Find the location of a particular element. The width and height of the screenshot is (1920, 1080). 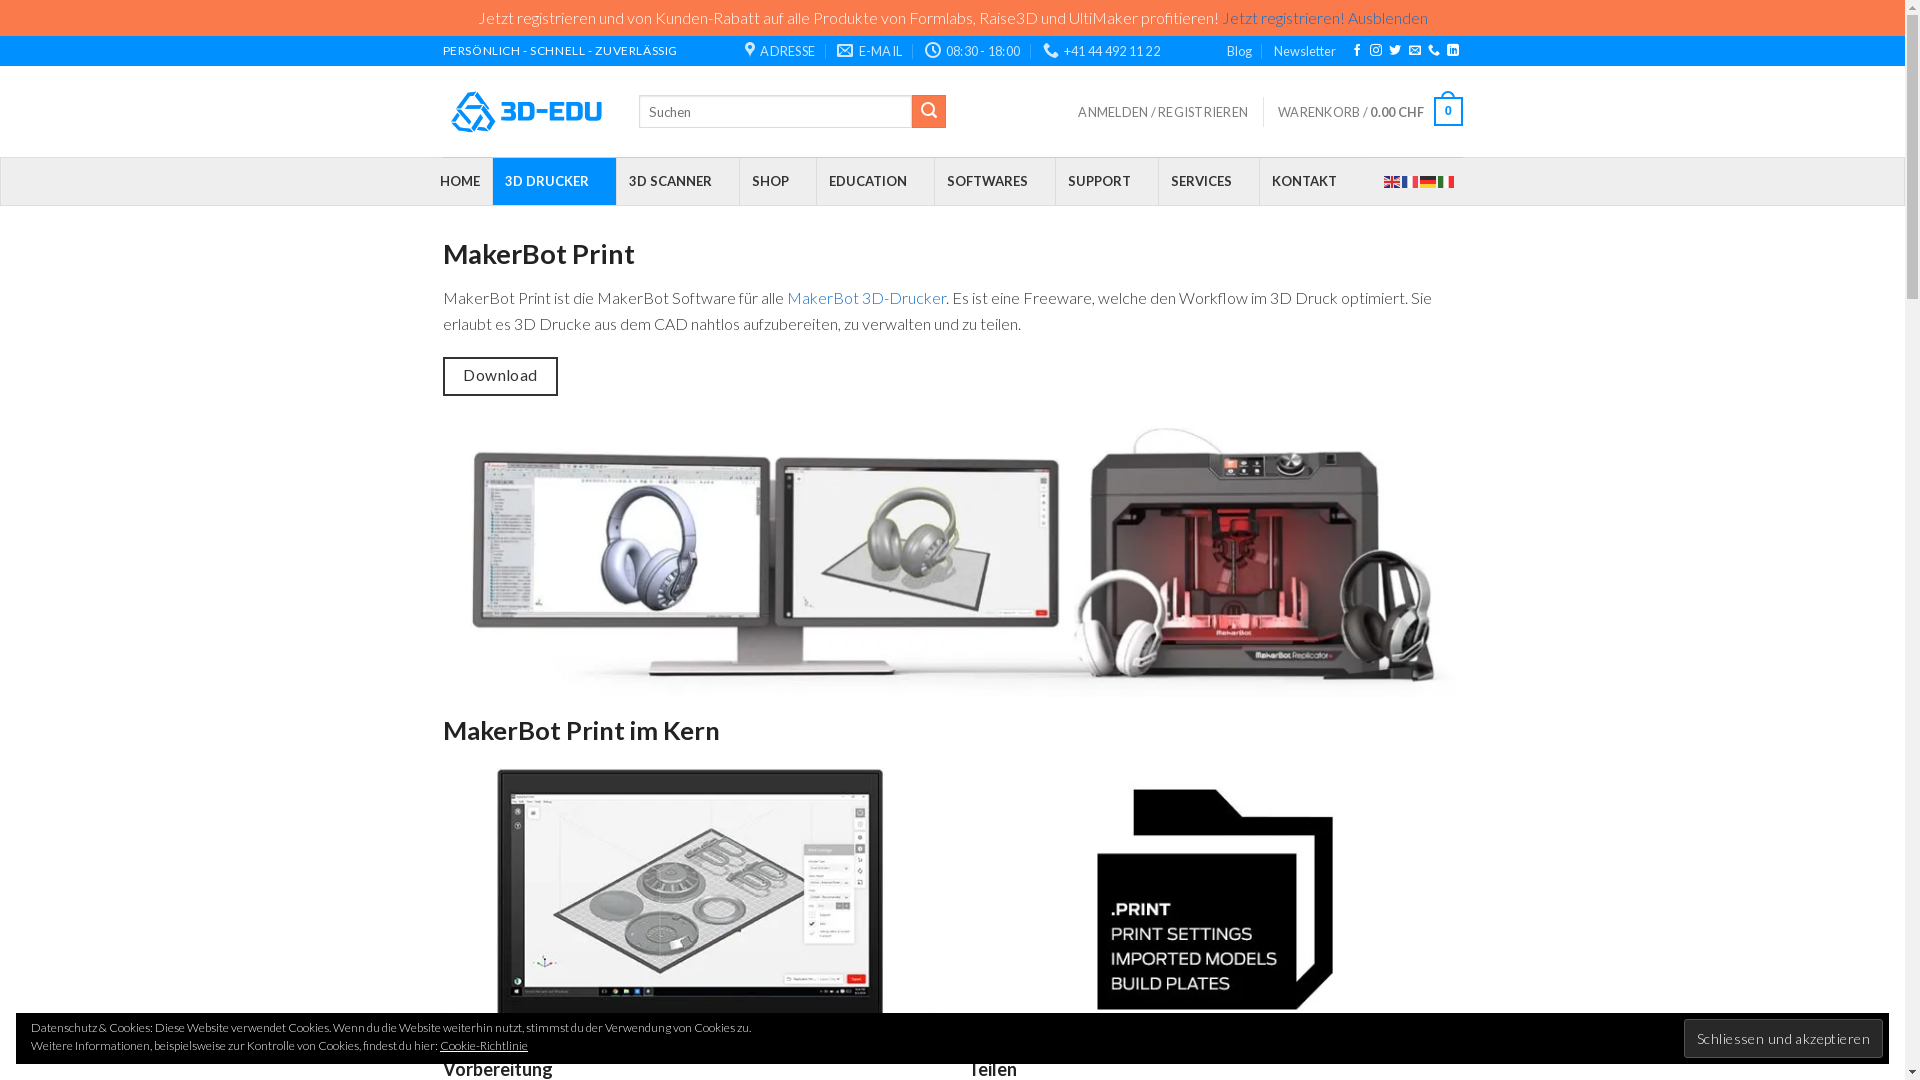

'EDUCATION' is located at coordinates (816, 181).